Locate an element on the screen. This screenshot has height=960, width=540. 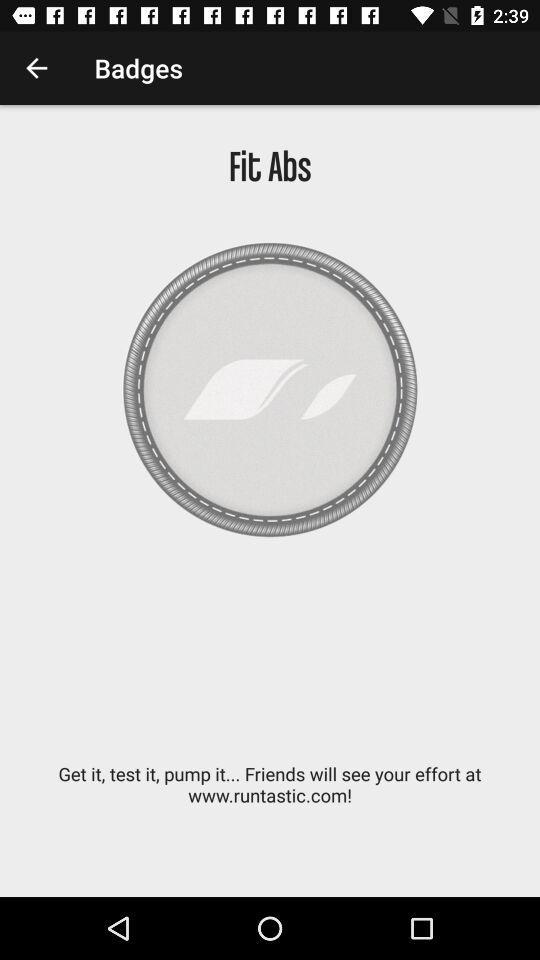
get it test is located at coordinates (270, 795).